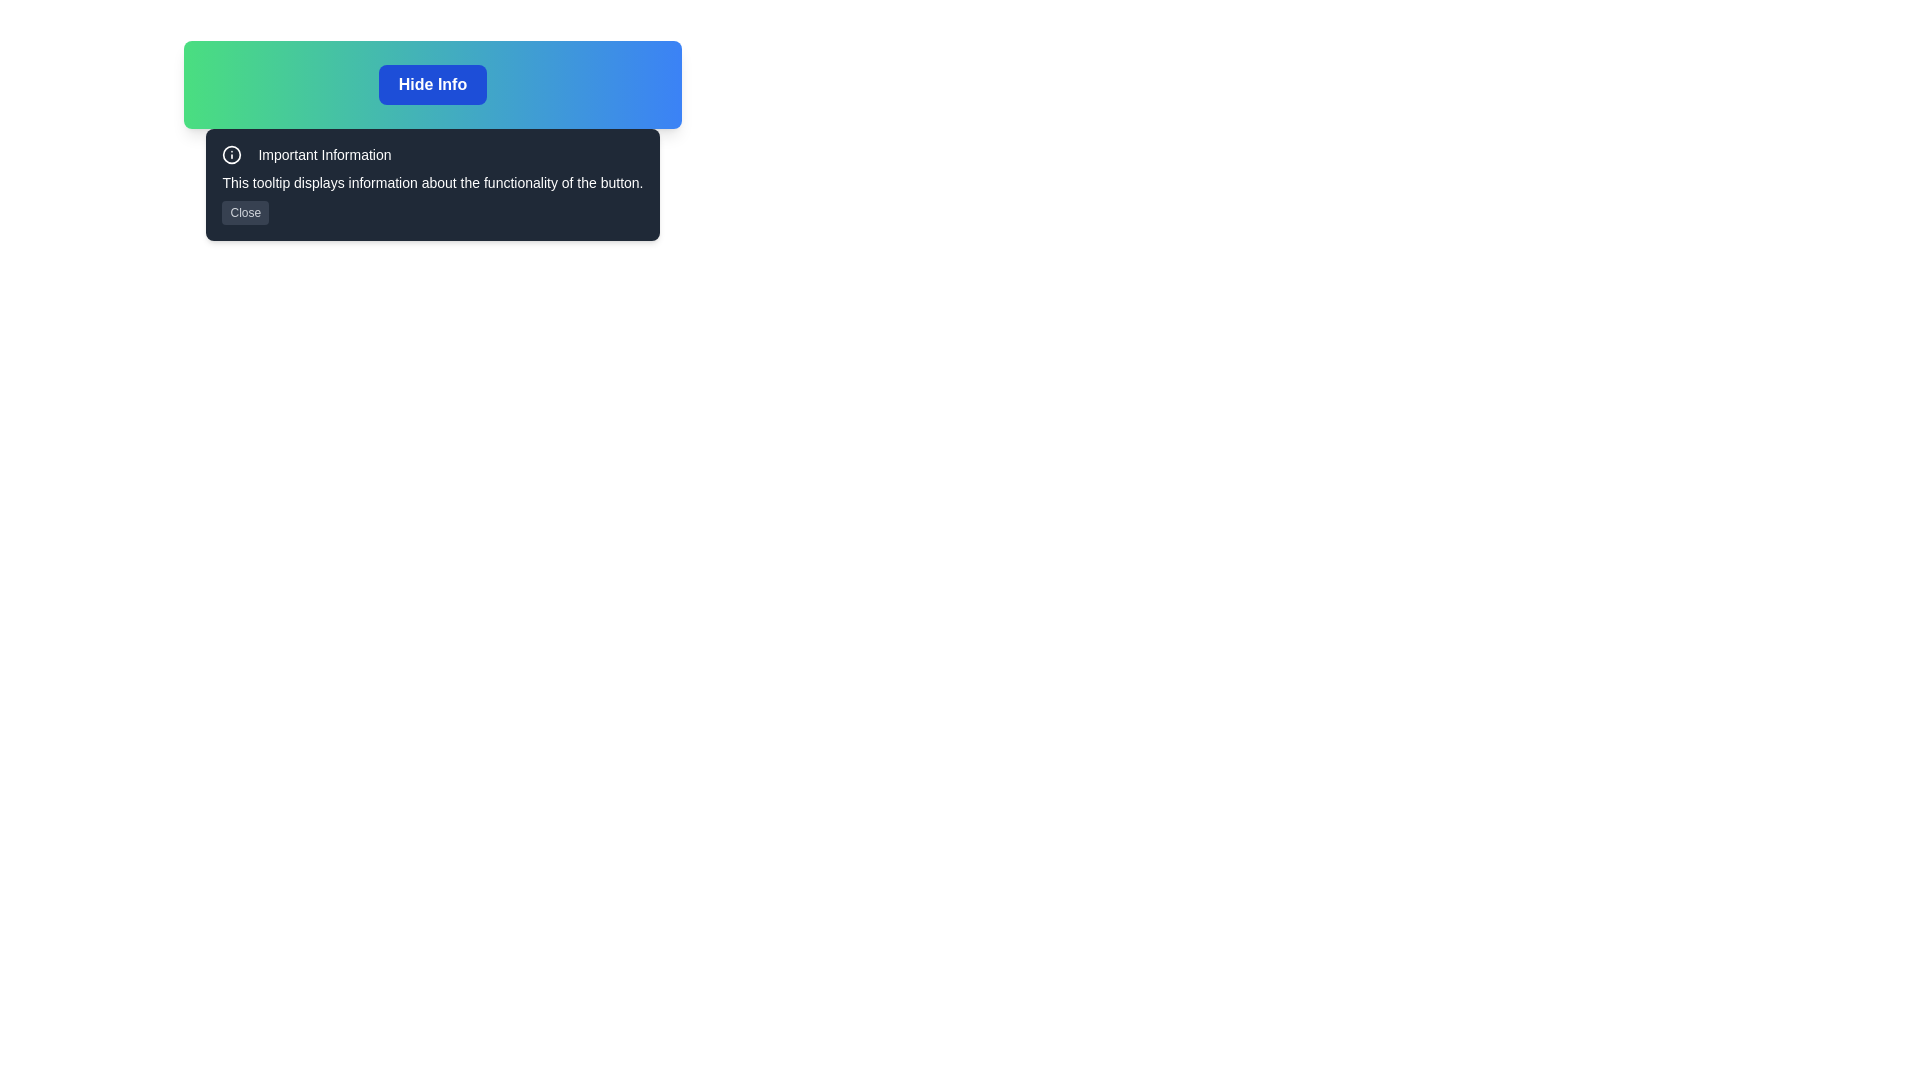 This screenshot has height=1080, width=1920. What do you see at coordinates (325, 153) in the screenshot?
I see `the Text Label that serves as a heading or title, located below the 'Hide Info' button and to the right of an informational icon` at bounding box center [325, 153].